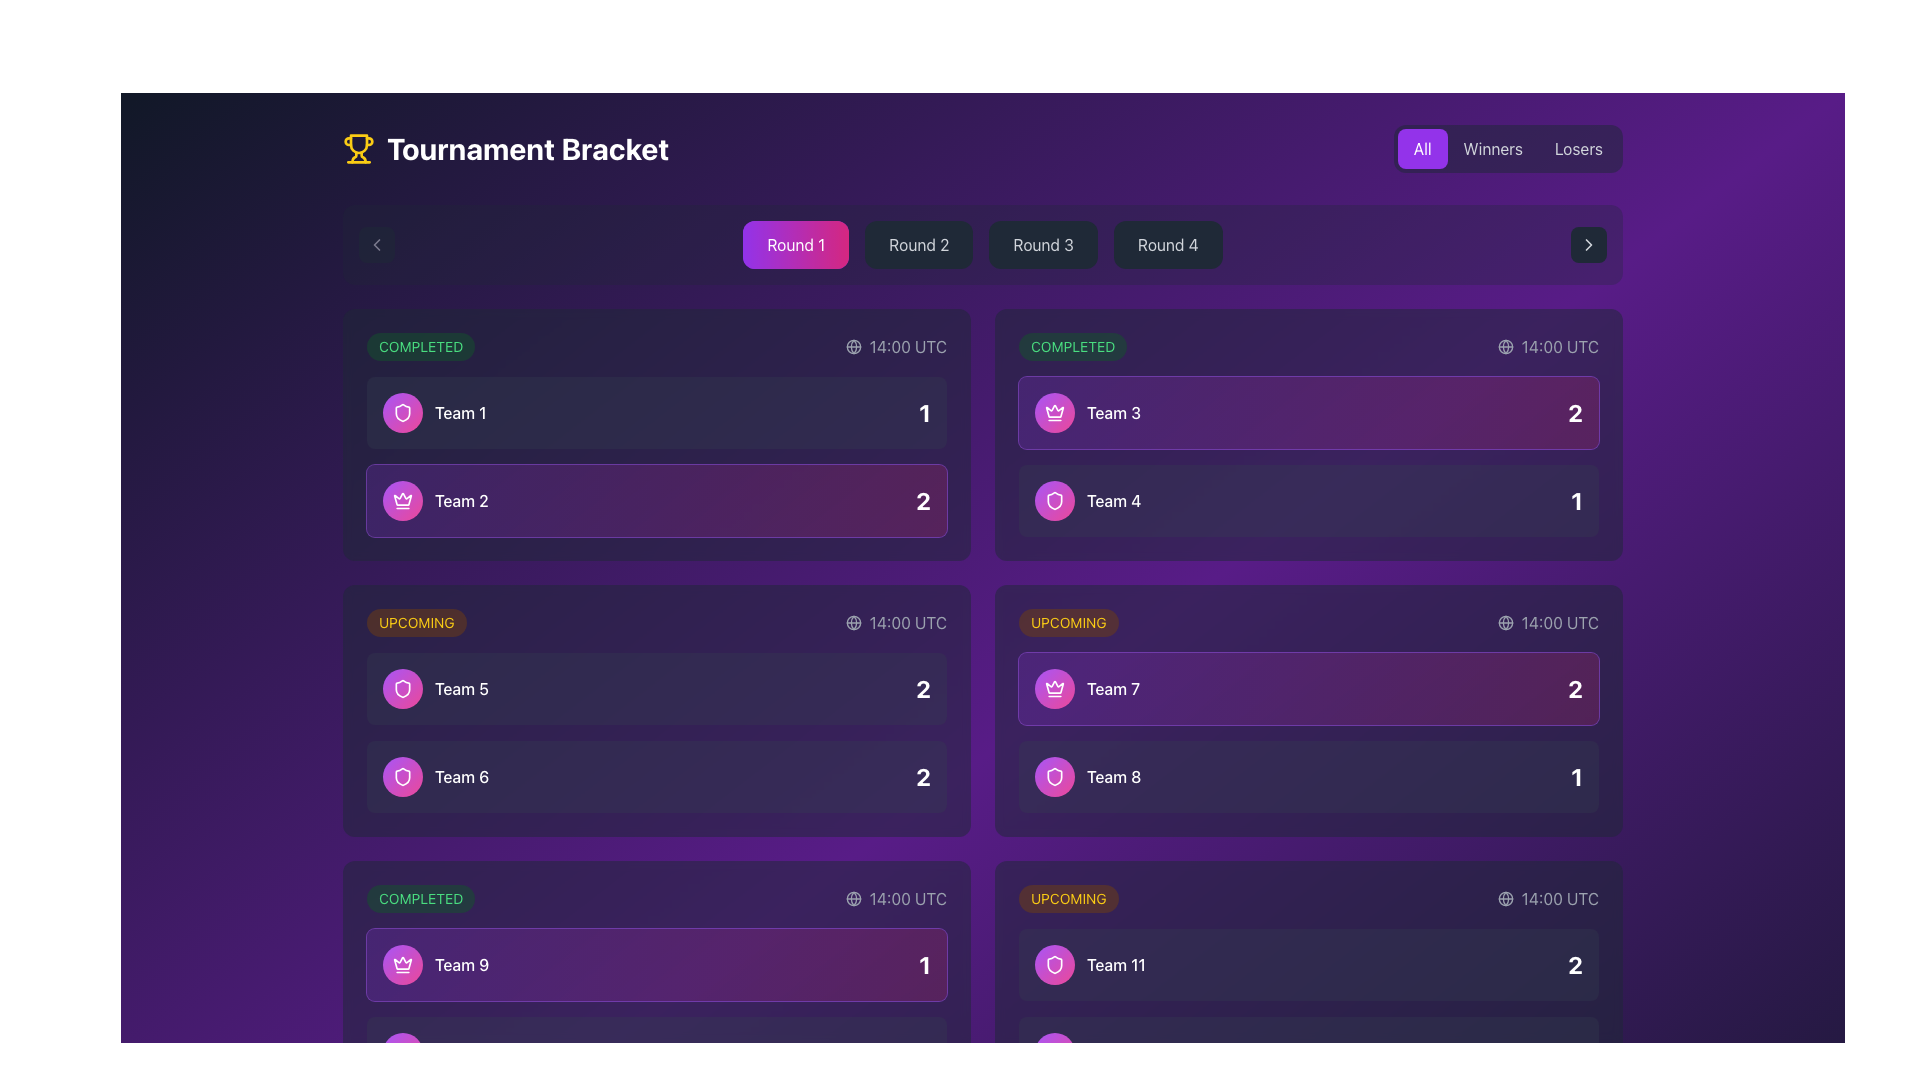 Image resolution: width=1920 pixels, height=1080 pixels. Describe the element at coordinates (1054, 963) in the screenshot. I see `the shield-like icon with a purple border located to the left of the text 'Team 8' in the 'Upcoming' section` at that location.